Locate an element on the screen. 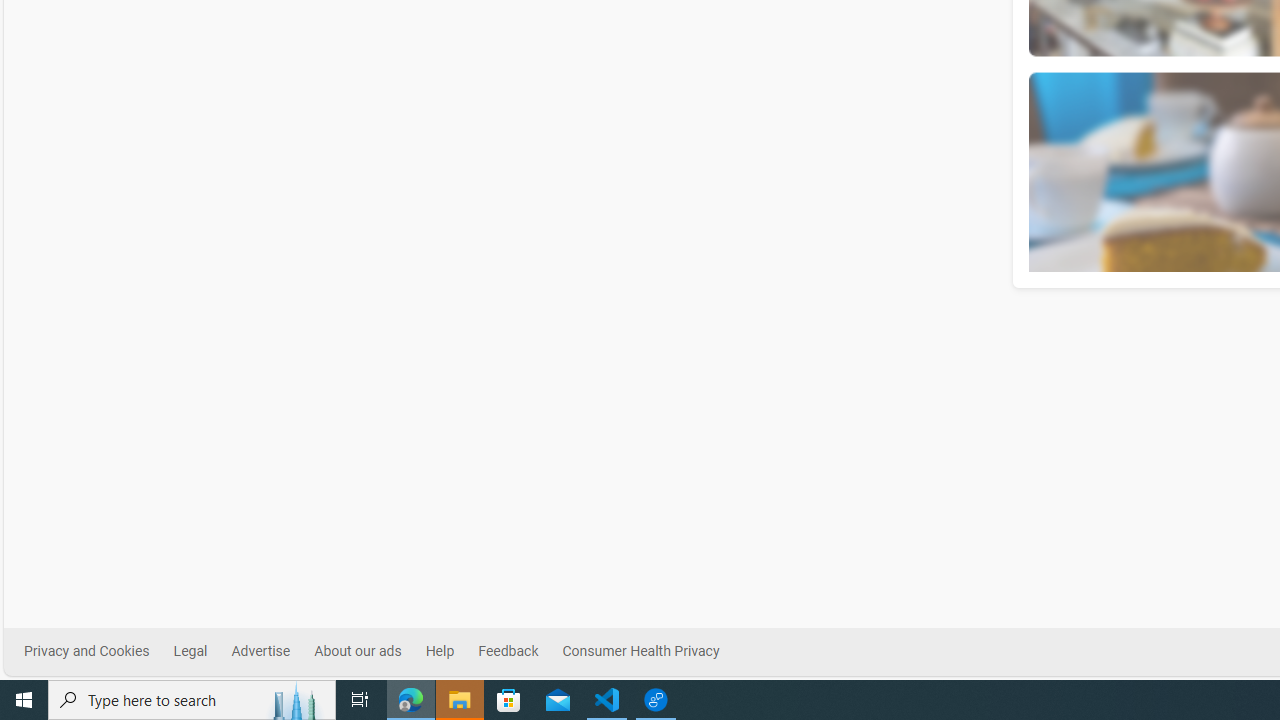  'About our ads' is located at coordinates (369, 651).